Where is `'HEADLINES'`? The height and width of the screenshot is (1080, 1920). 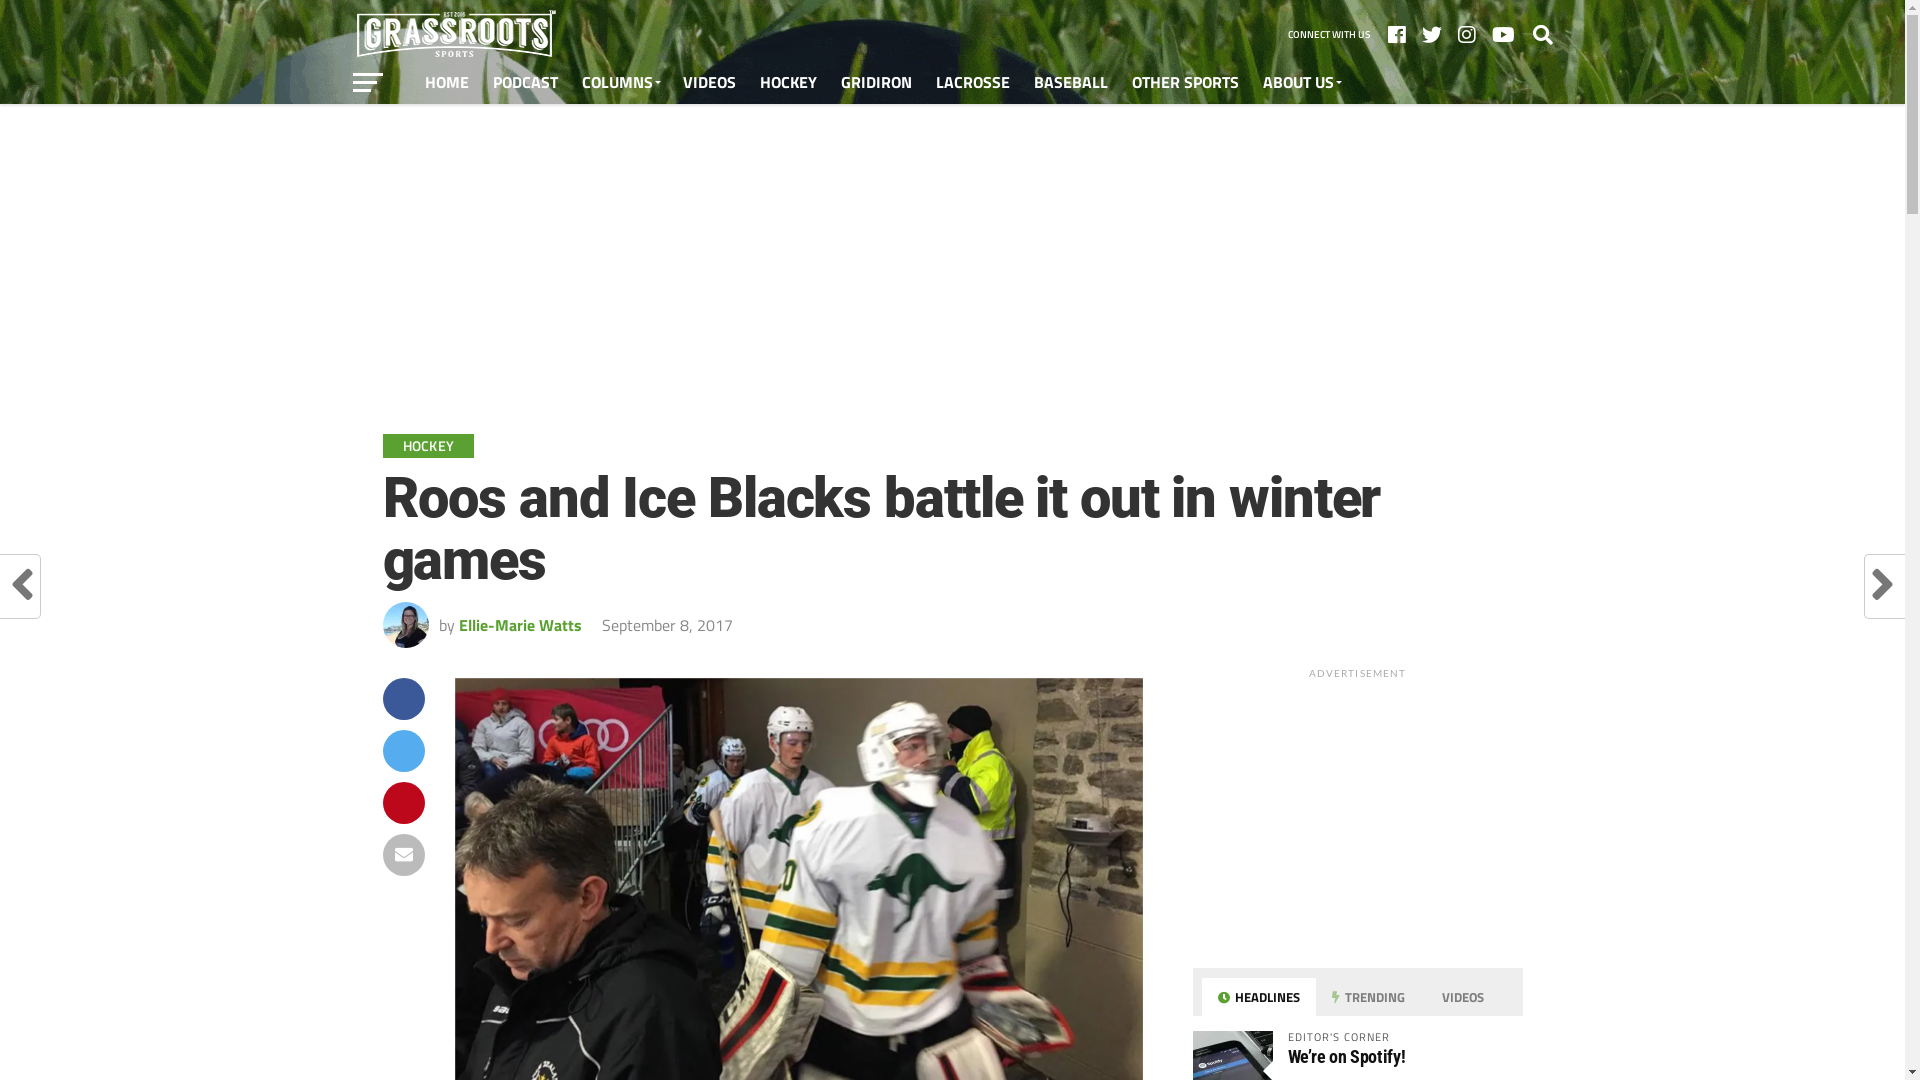
'HEADLINES' is located at coordinates (1257, 996).